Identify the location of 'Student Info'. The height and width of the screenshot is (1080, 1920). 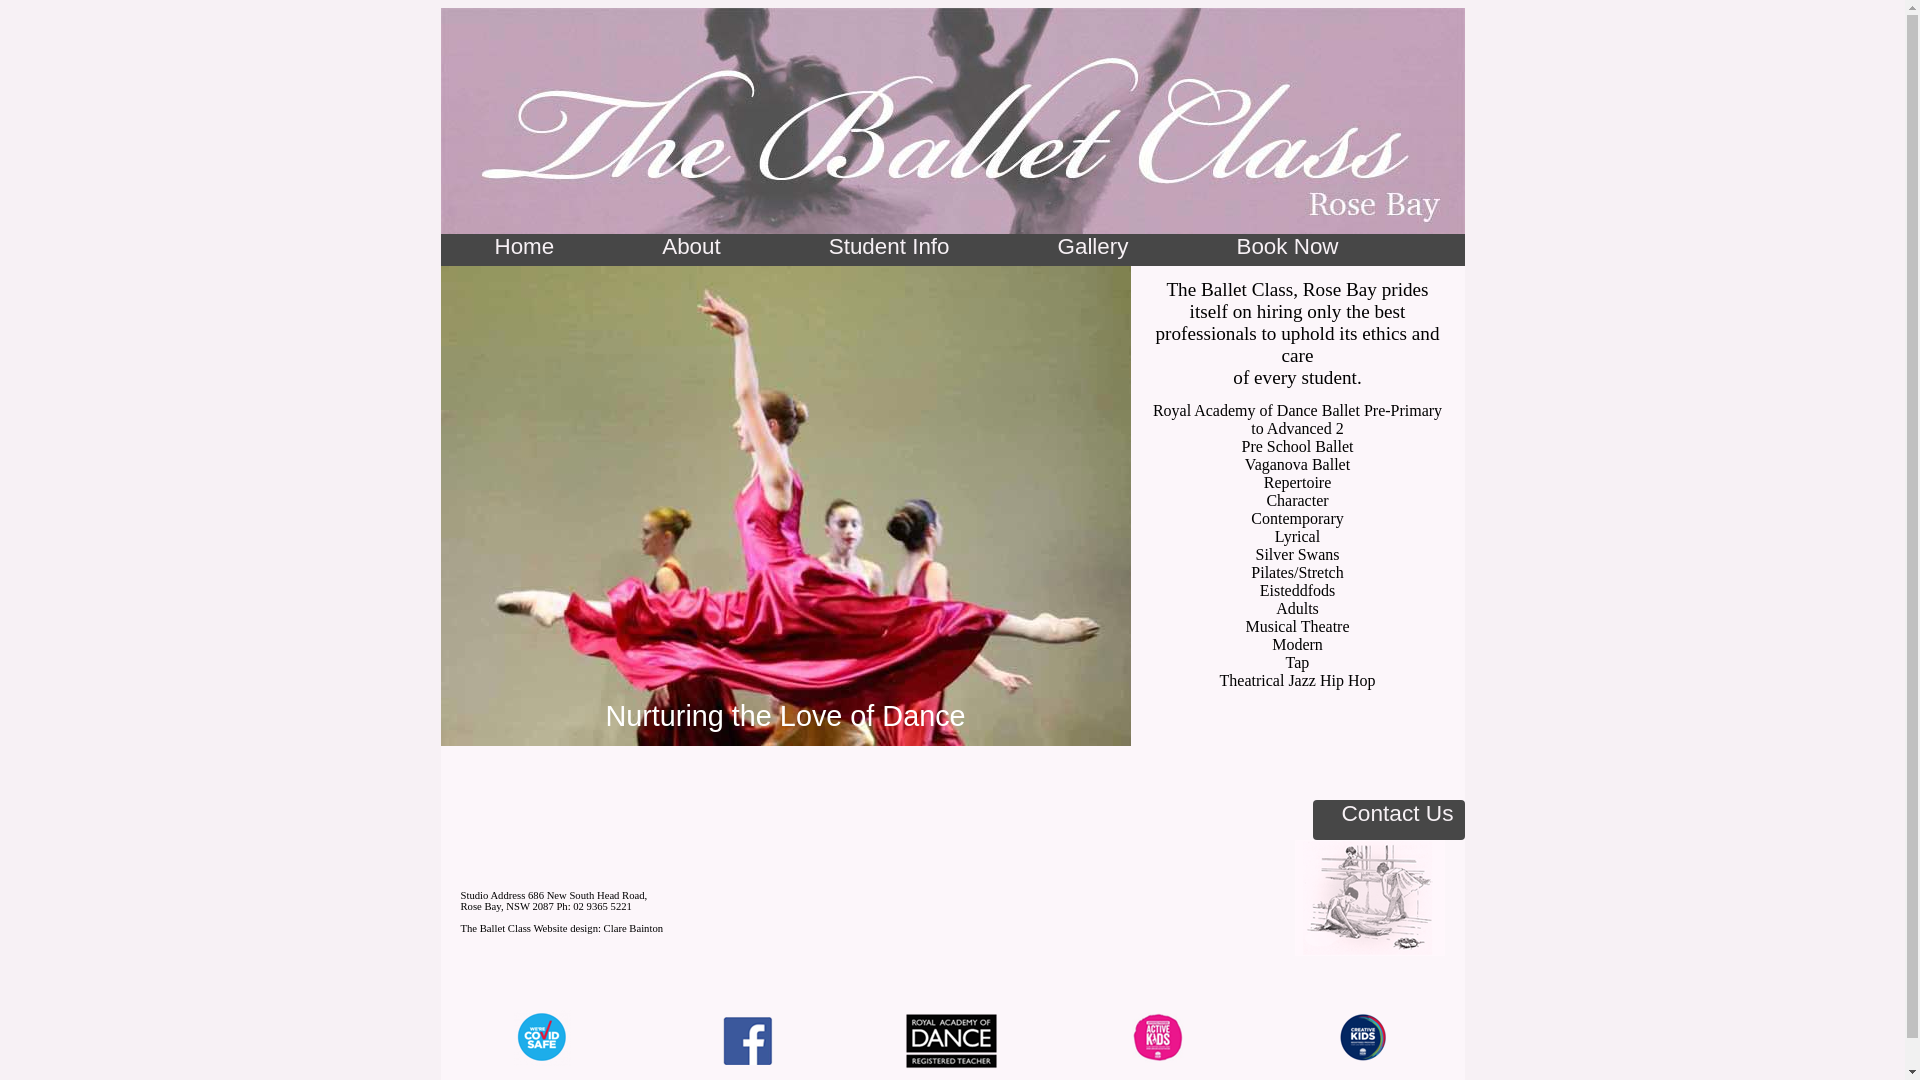
(888, 244).